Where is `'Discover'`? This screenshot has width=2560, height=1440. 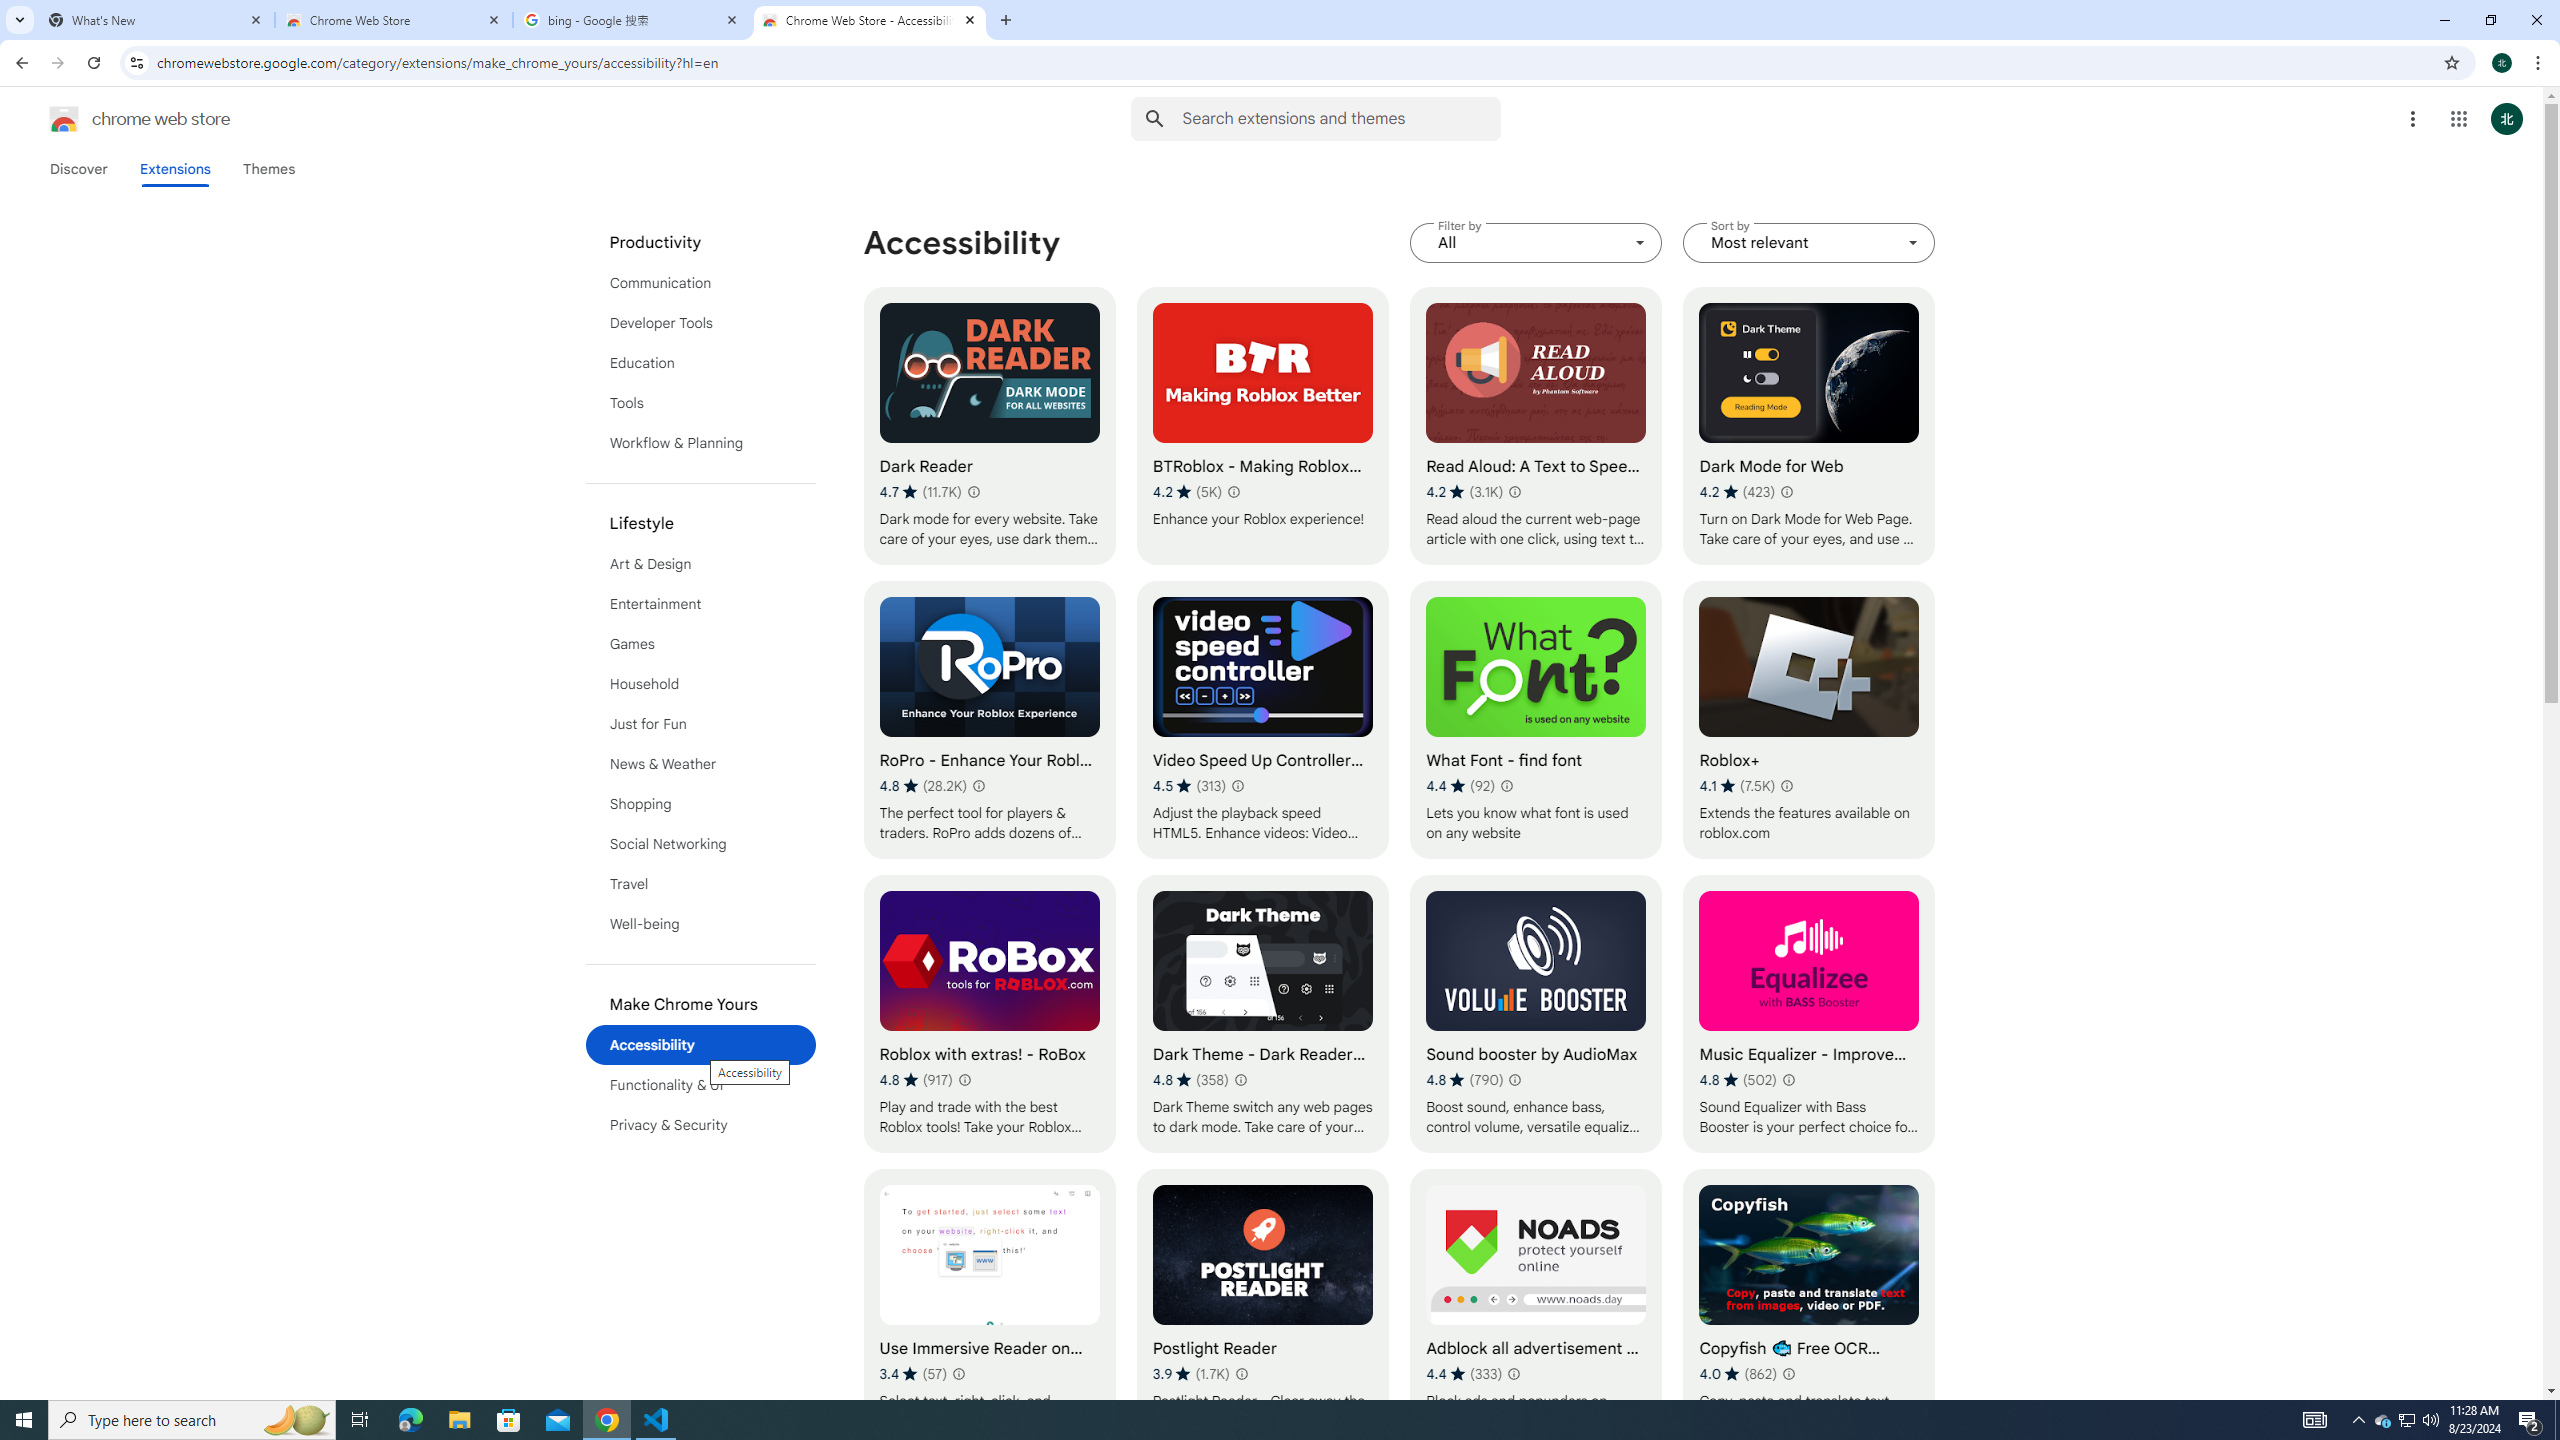 'Discover' is located at coordinates (77, 168).